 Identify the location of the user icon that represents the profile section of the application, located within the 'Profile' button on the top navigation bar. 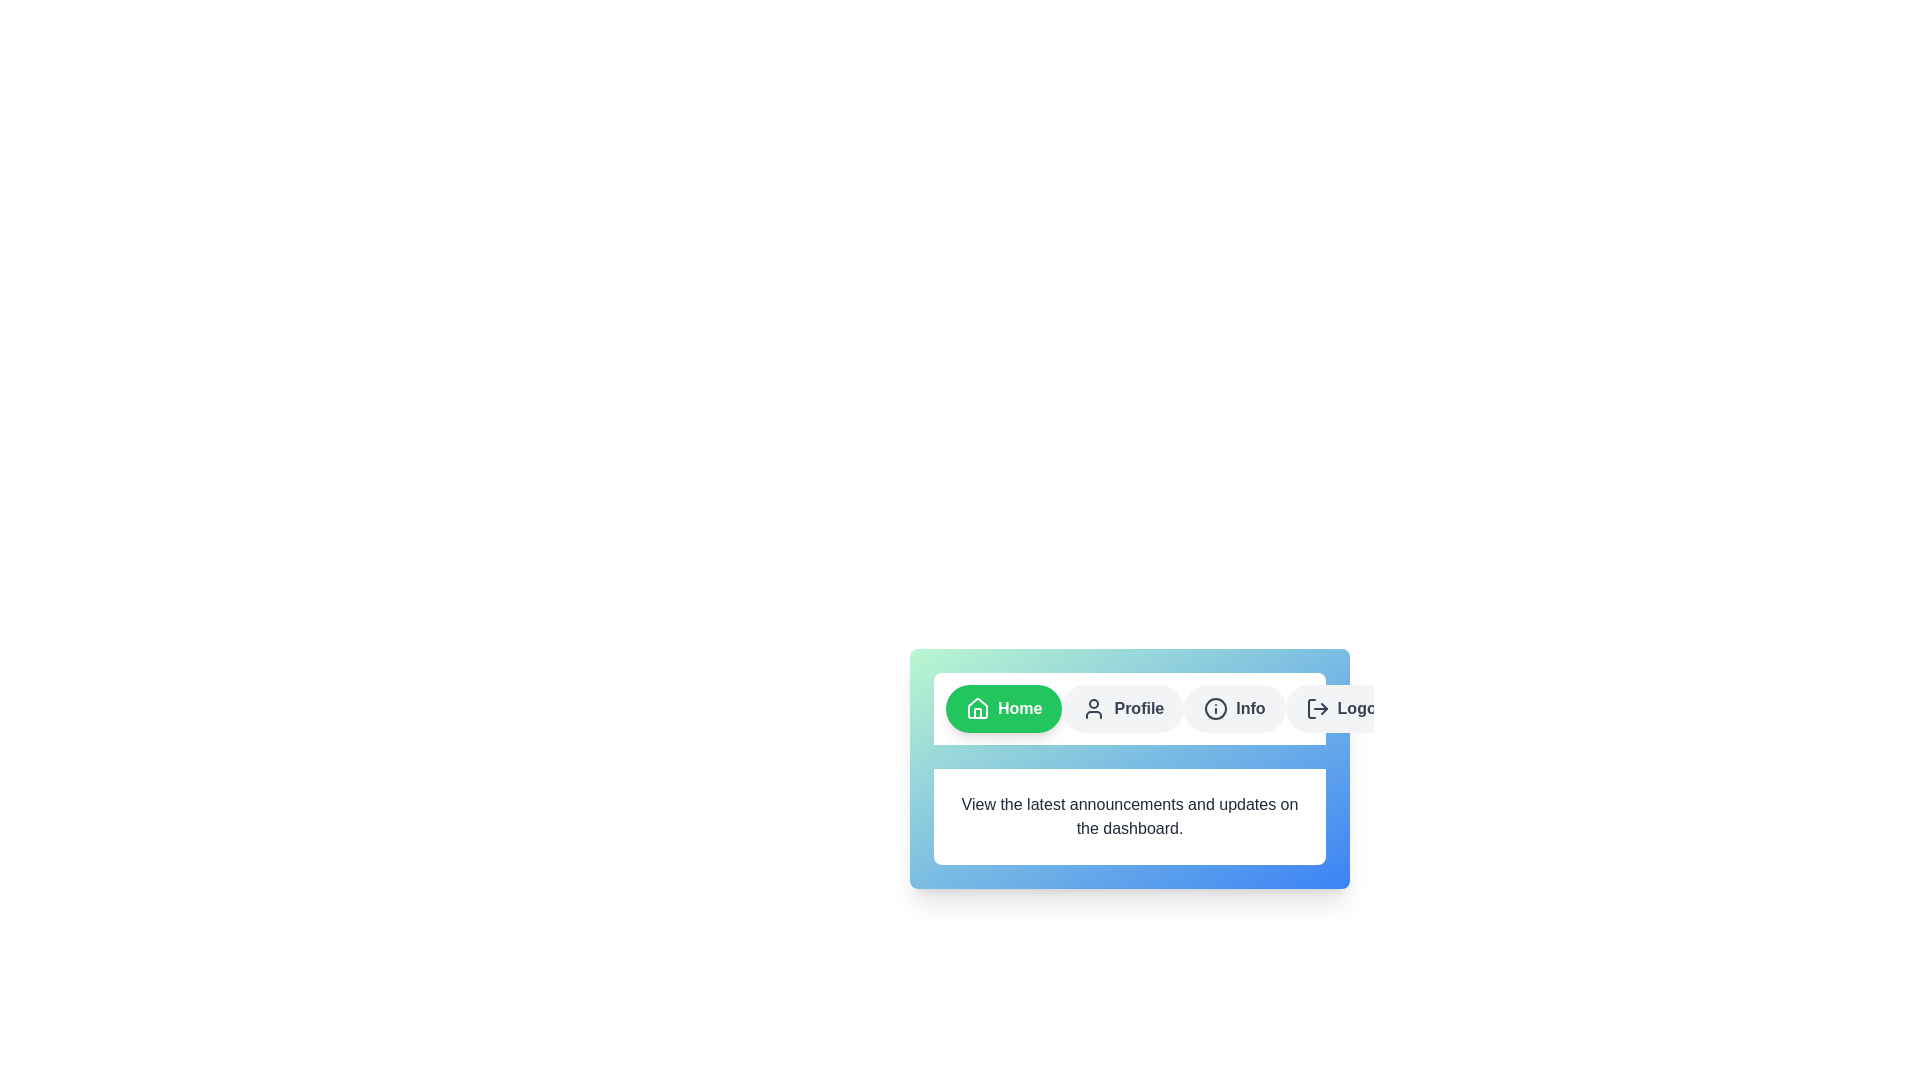
(1093, 708).